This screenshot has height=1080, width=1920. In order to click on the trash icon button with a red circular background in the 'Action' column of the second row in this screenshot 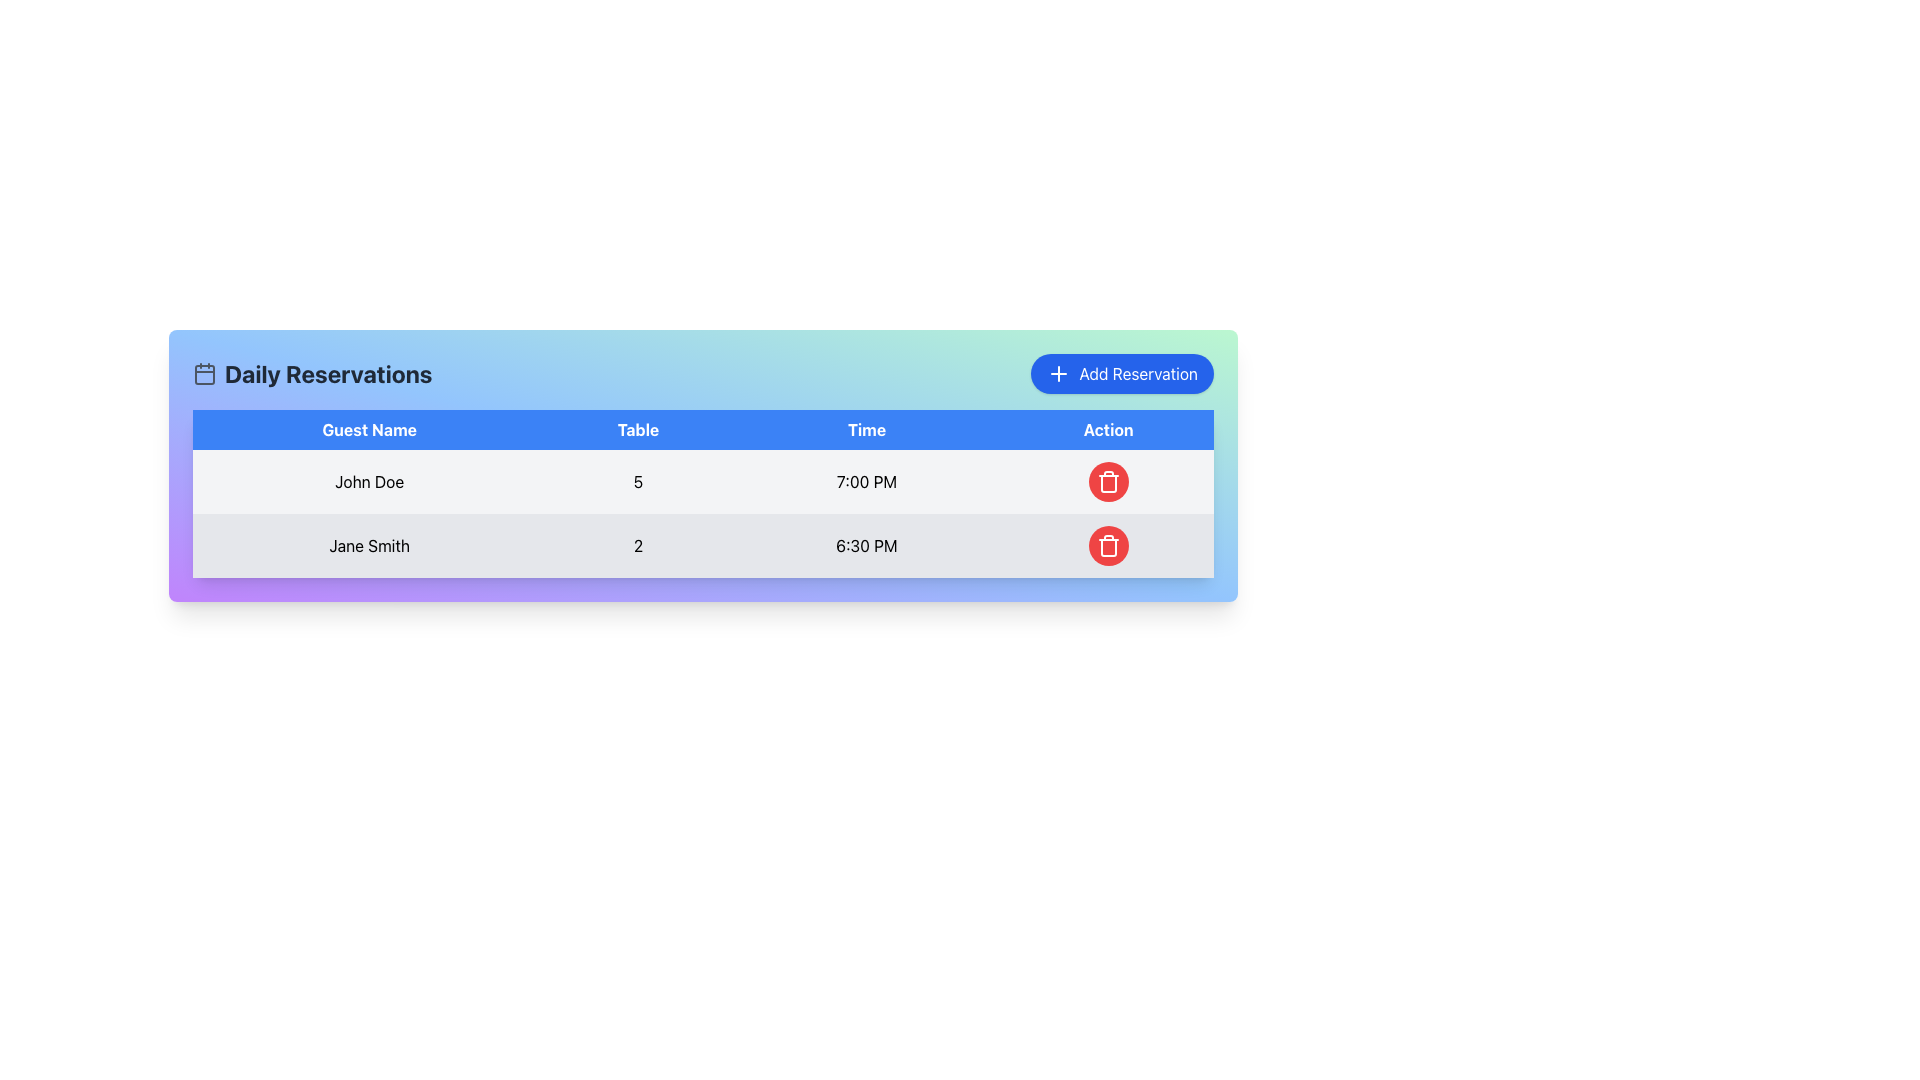, I will do `click(1107, 546)`.